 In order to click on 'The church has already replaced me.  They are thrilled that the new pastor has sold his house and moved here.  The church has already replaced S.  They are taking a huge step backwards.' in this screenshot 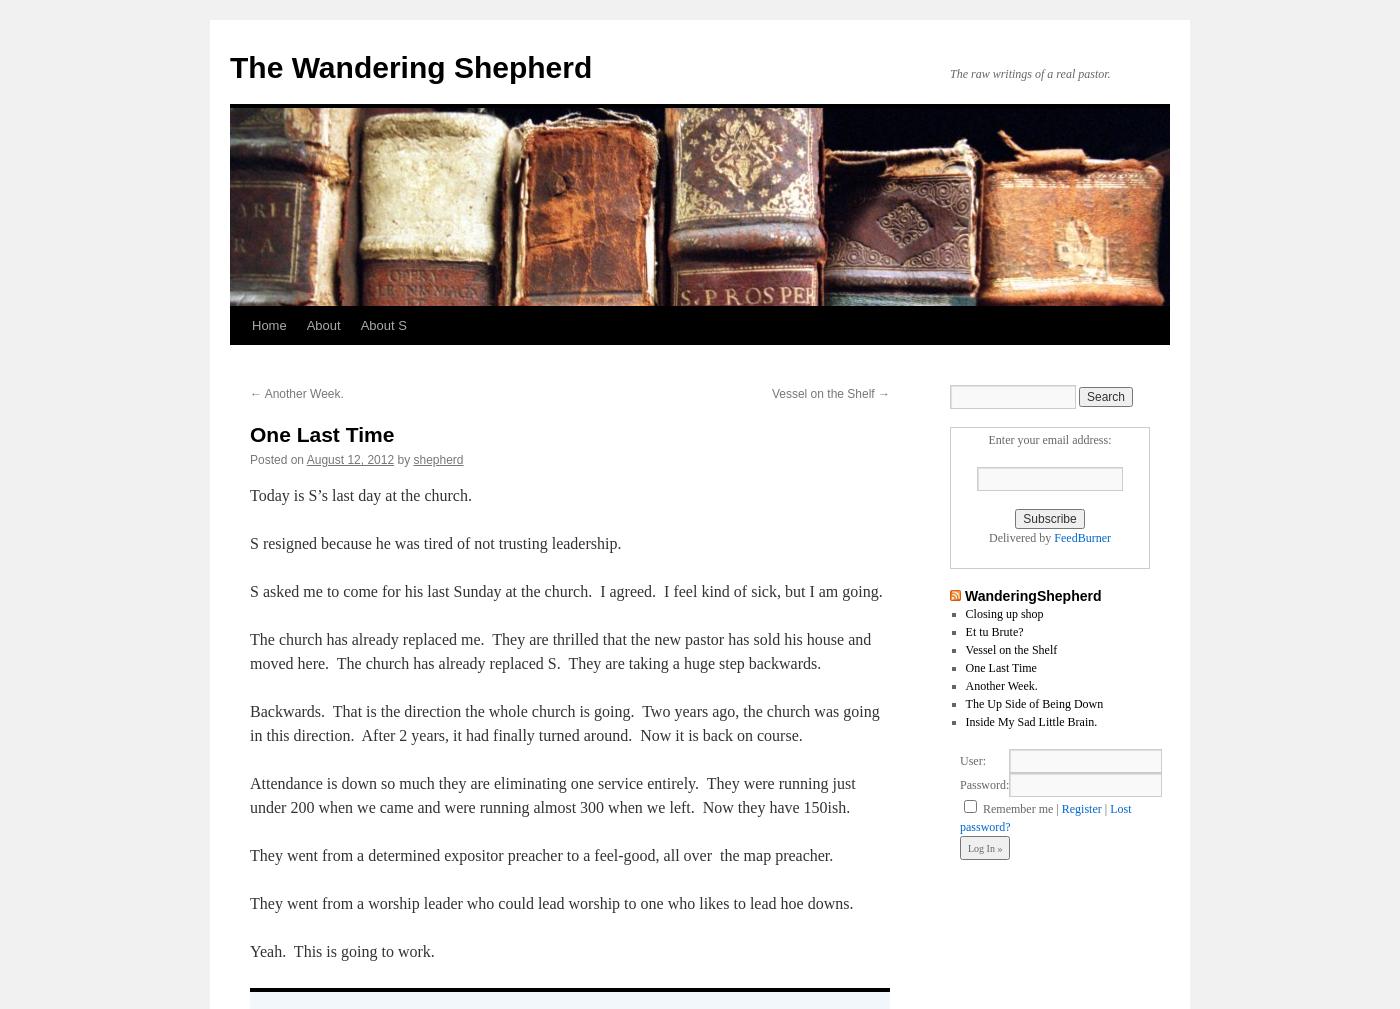, I will do `click(560, 651)`.